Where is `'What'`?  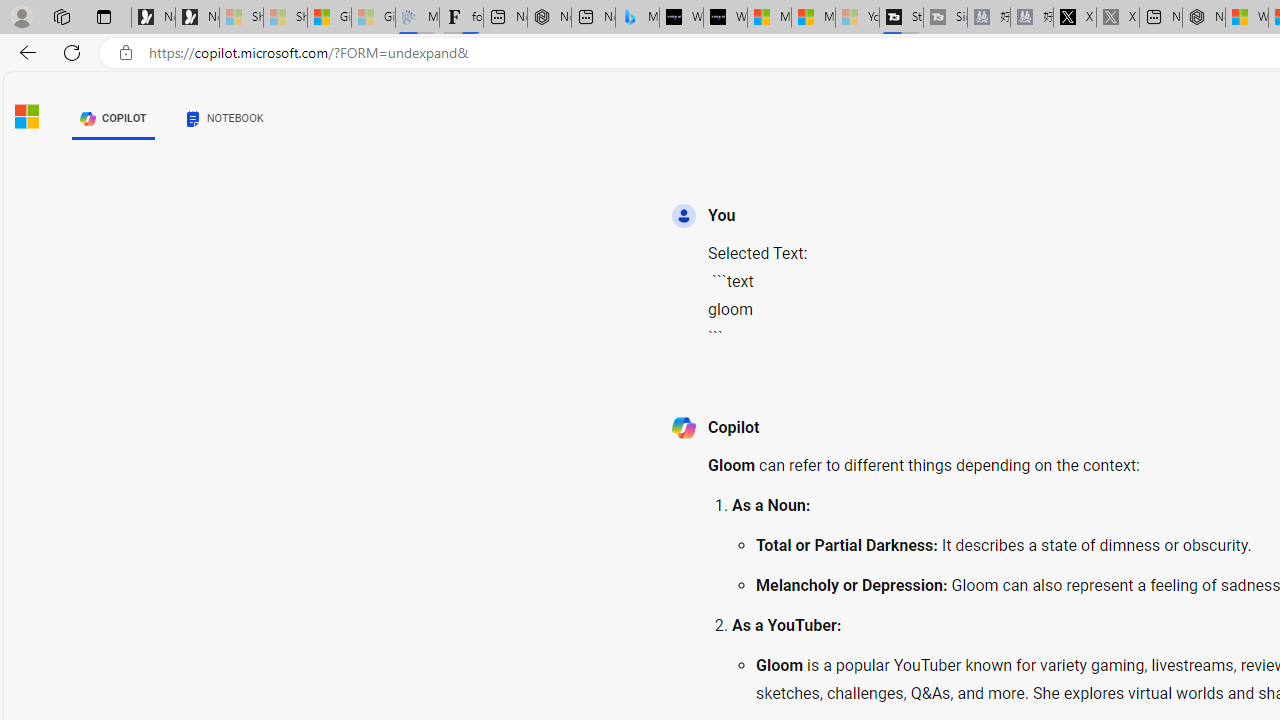
'What' is located at coordinates (724, 17).